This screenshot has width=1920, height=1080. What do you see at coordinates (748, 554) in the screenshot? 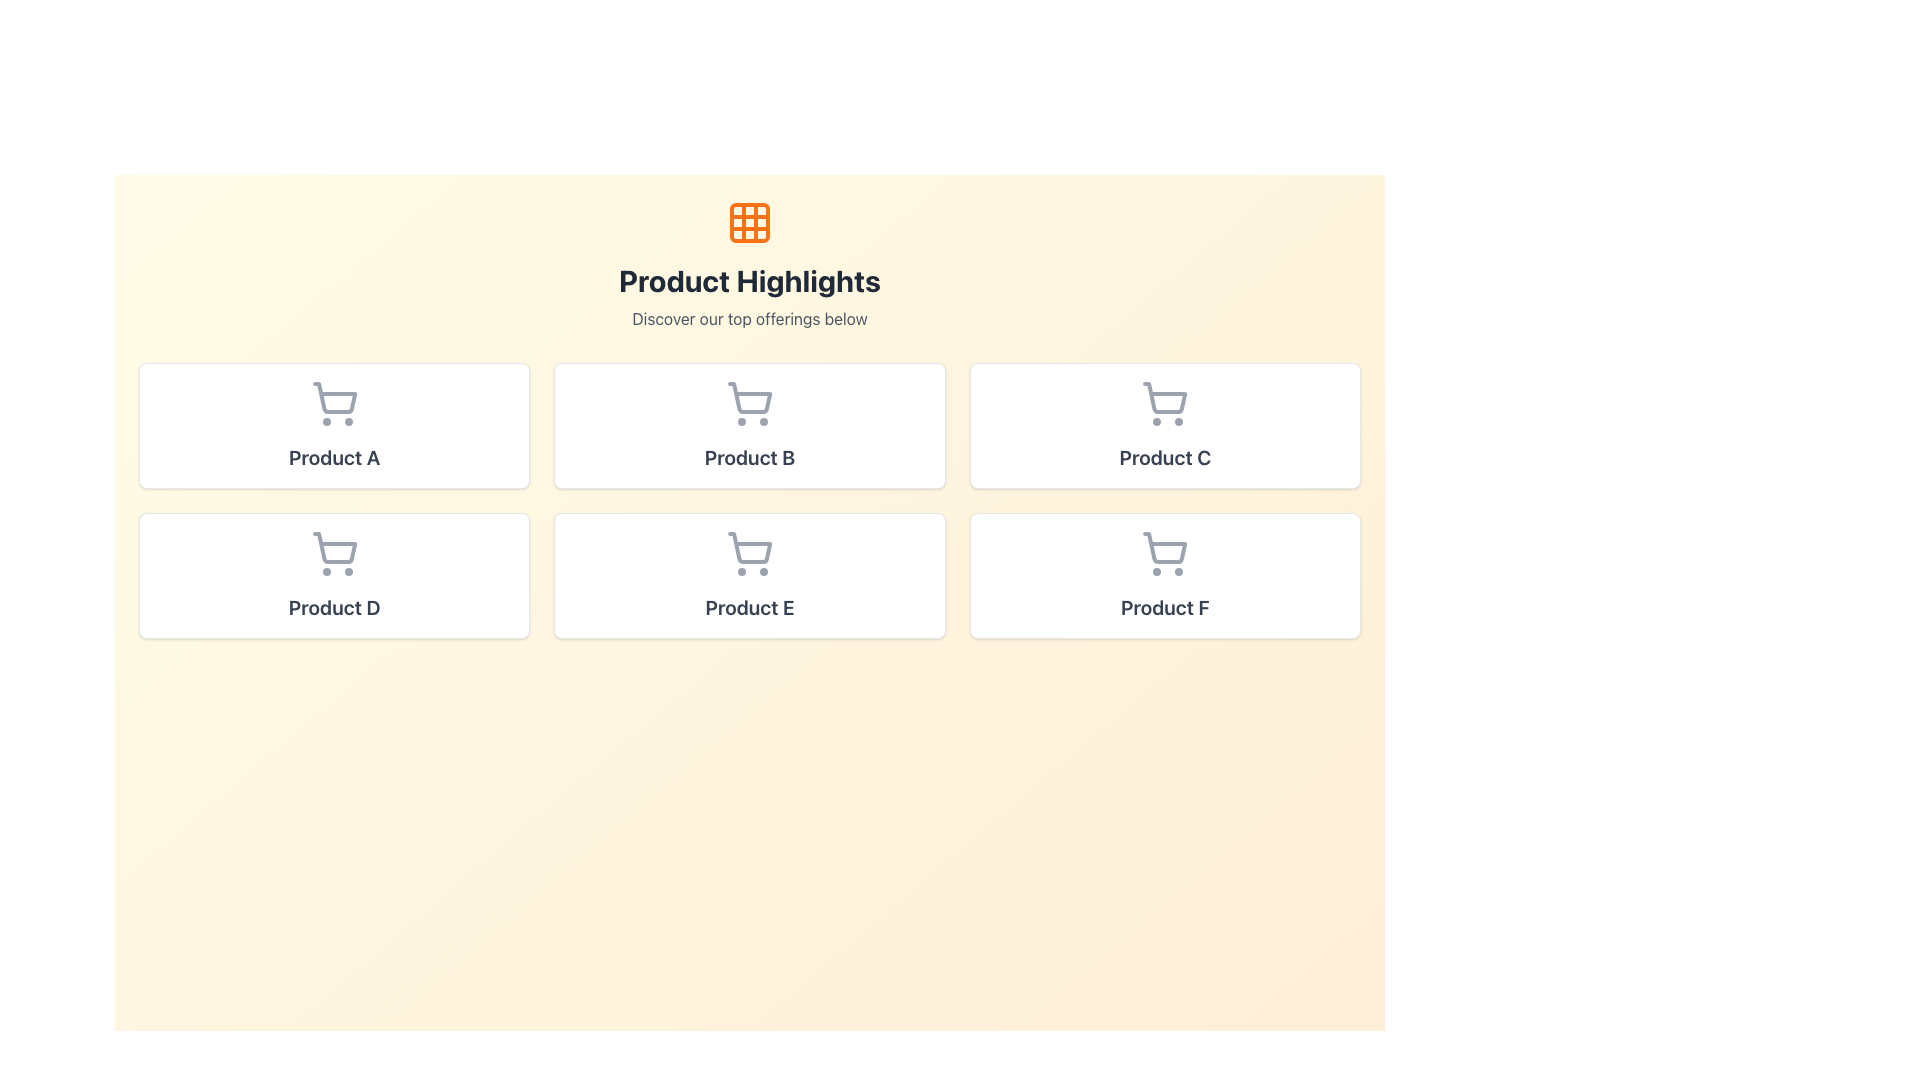
I see `the shopping cart icon representing the purchase functionality for 'Product E', located in the card of 'Product E' in the grid layout` at bounding box center [748, 554].